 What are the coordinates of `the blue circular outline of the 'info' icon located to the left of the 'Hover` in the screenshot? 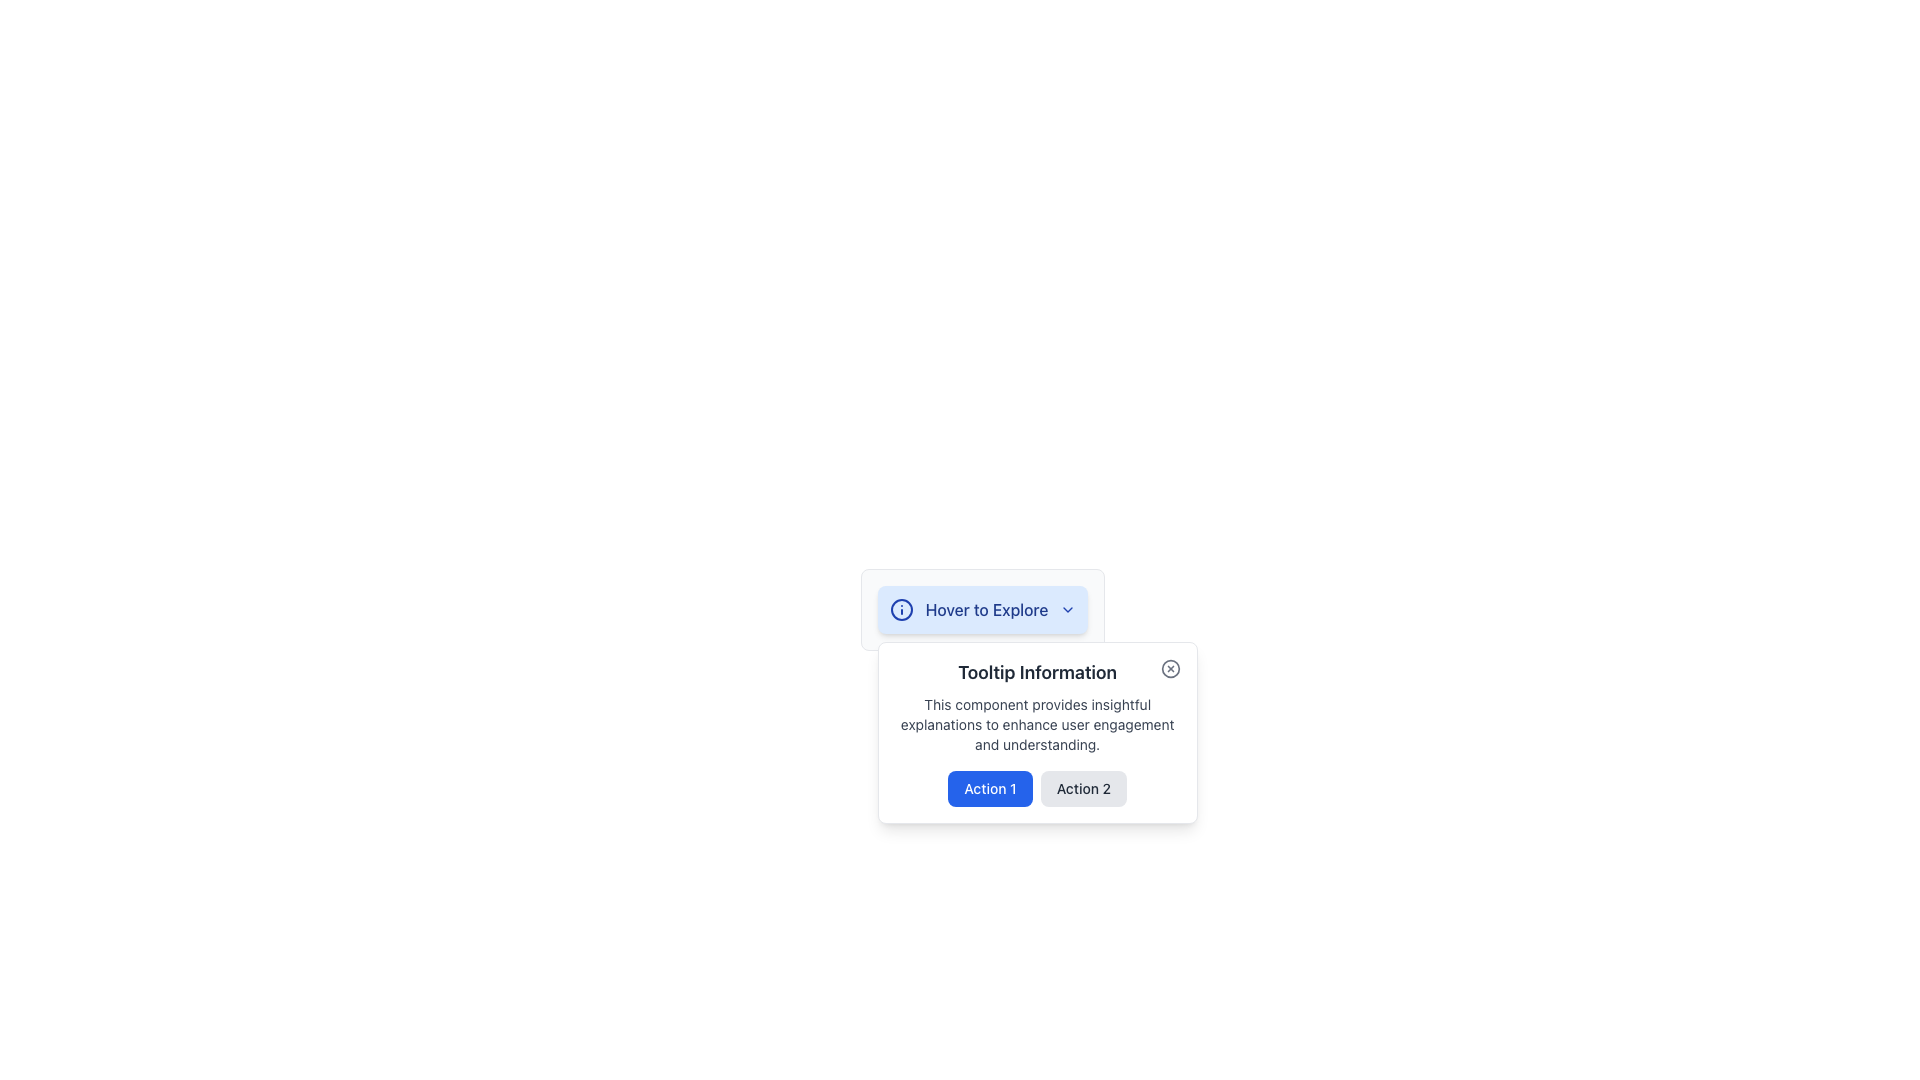 It's located at (900, 608).